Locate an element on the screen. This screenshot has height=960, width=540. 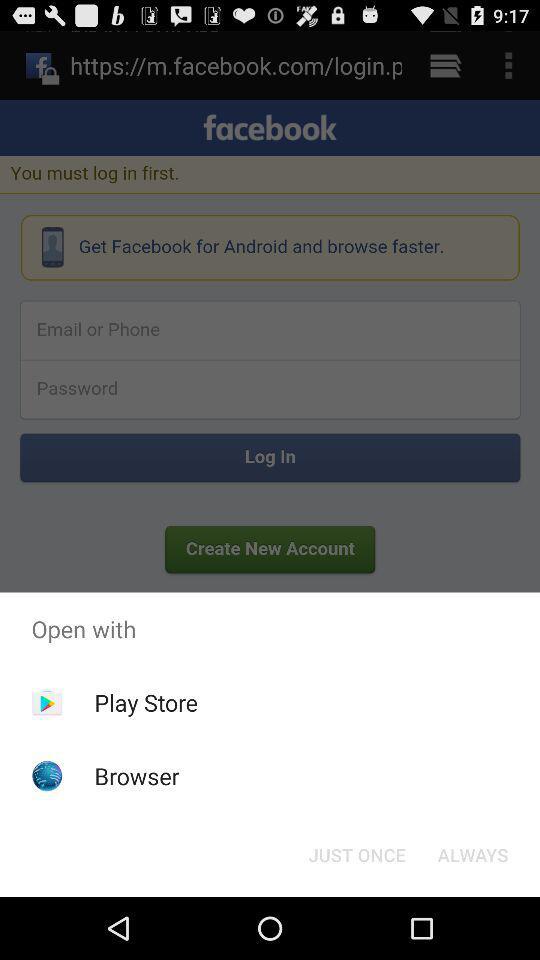
play store item is located at coordinates (145, 702).